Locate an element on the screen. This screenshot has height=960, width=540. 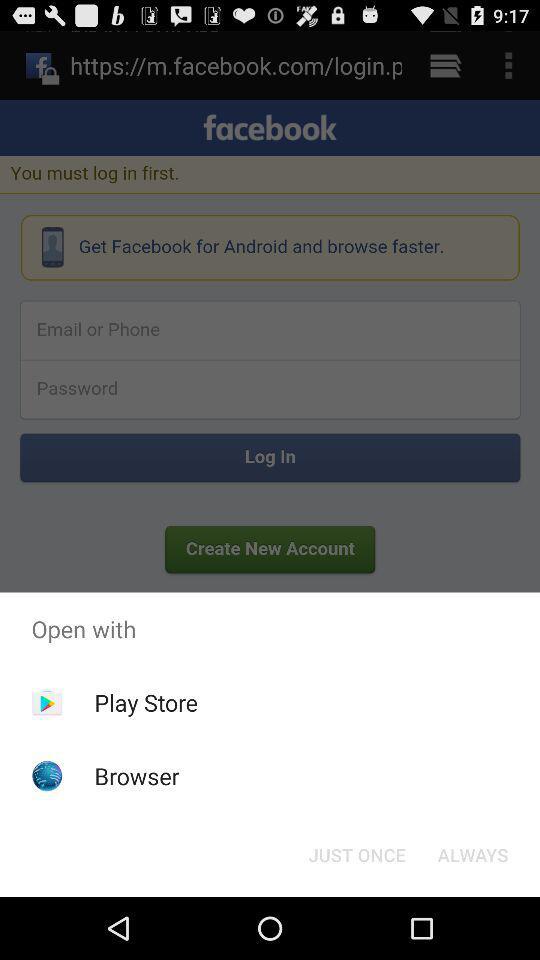
play store item is located at coordinates (145, 702).